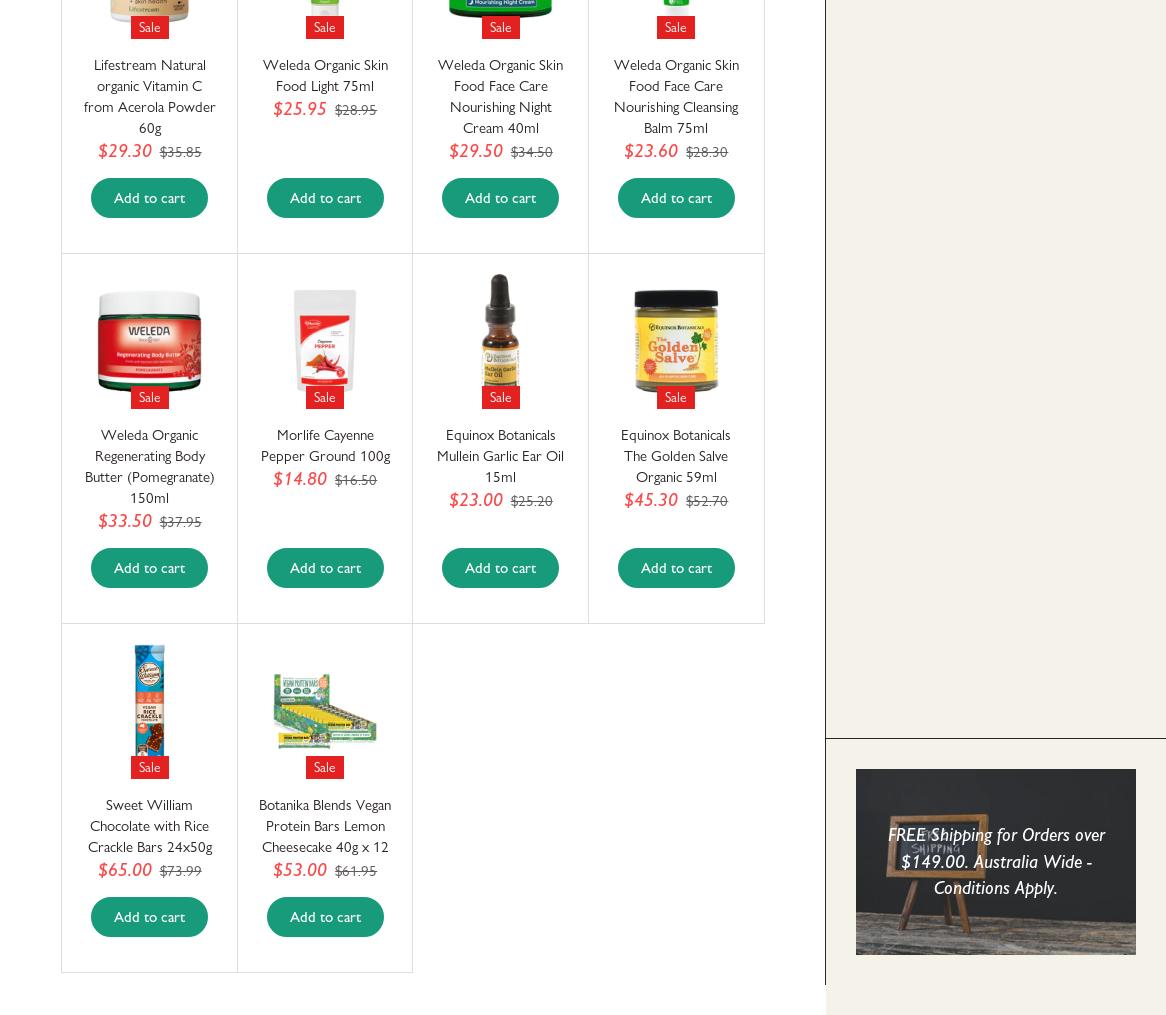 The width and height of the screenshot is (1166, 1015). What do you see at coordinates (529, 151) in the screenshot?
I see `'$34.50'` at bounding box center [529, 151].